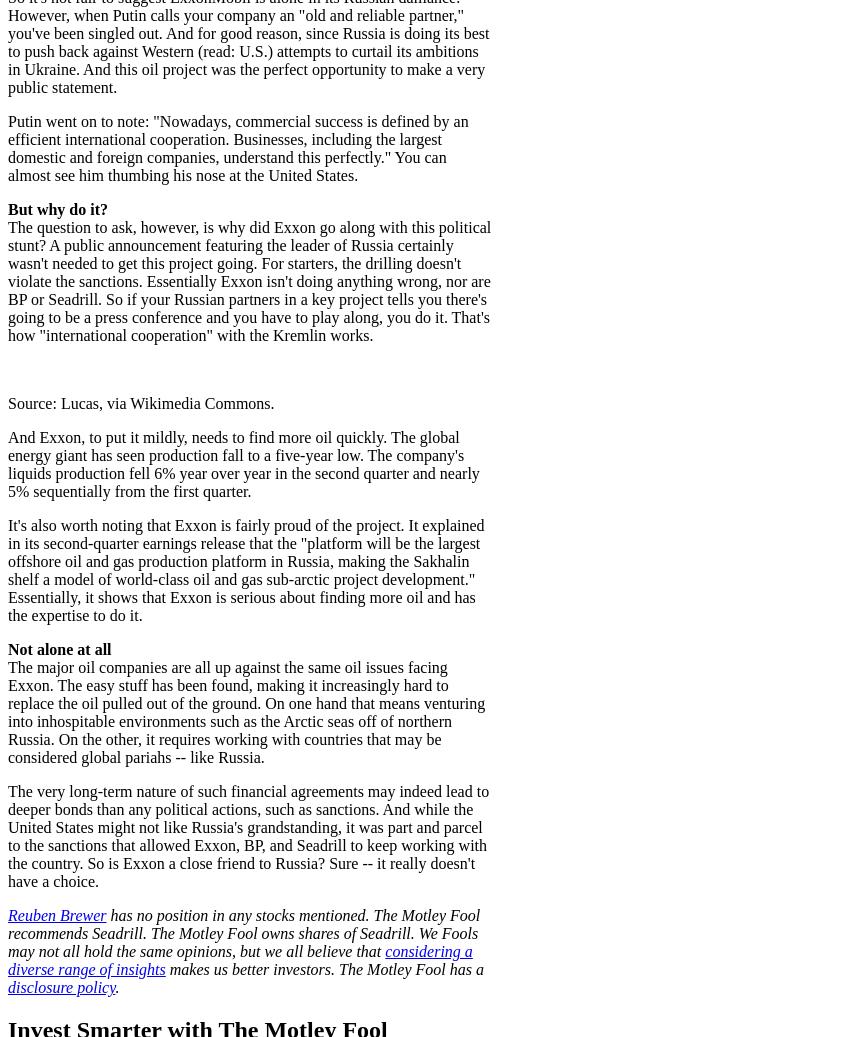 The height and width of the screenshot is (1037, 851). Describe the element at coordinates (58, 207) in the screenshot. I see `'But why do it?'` at that location.